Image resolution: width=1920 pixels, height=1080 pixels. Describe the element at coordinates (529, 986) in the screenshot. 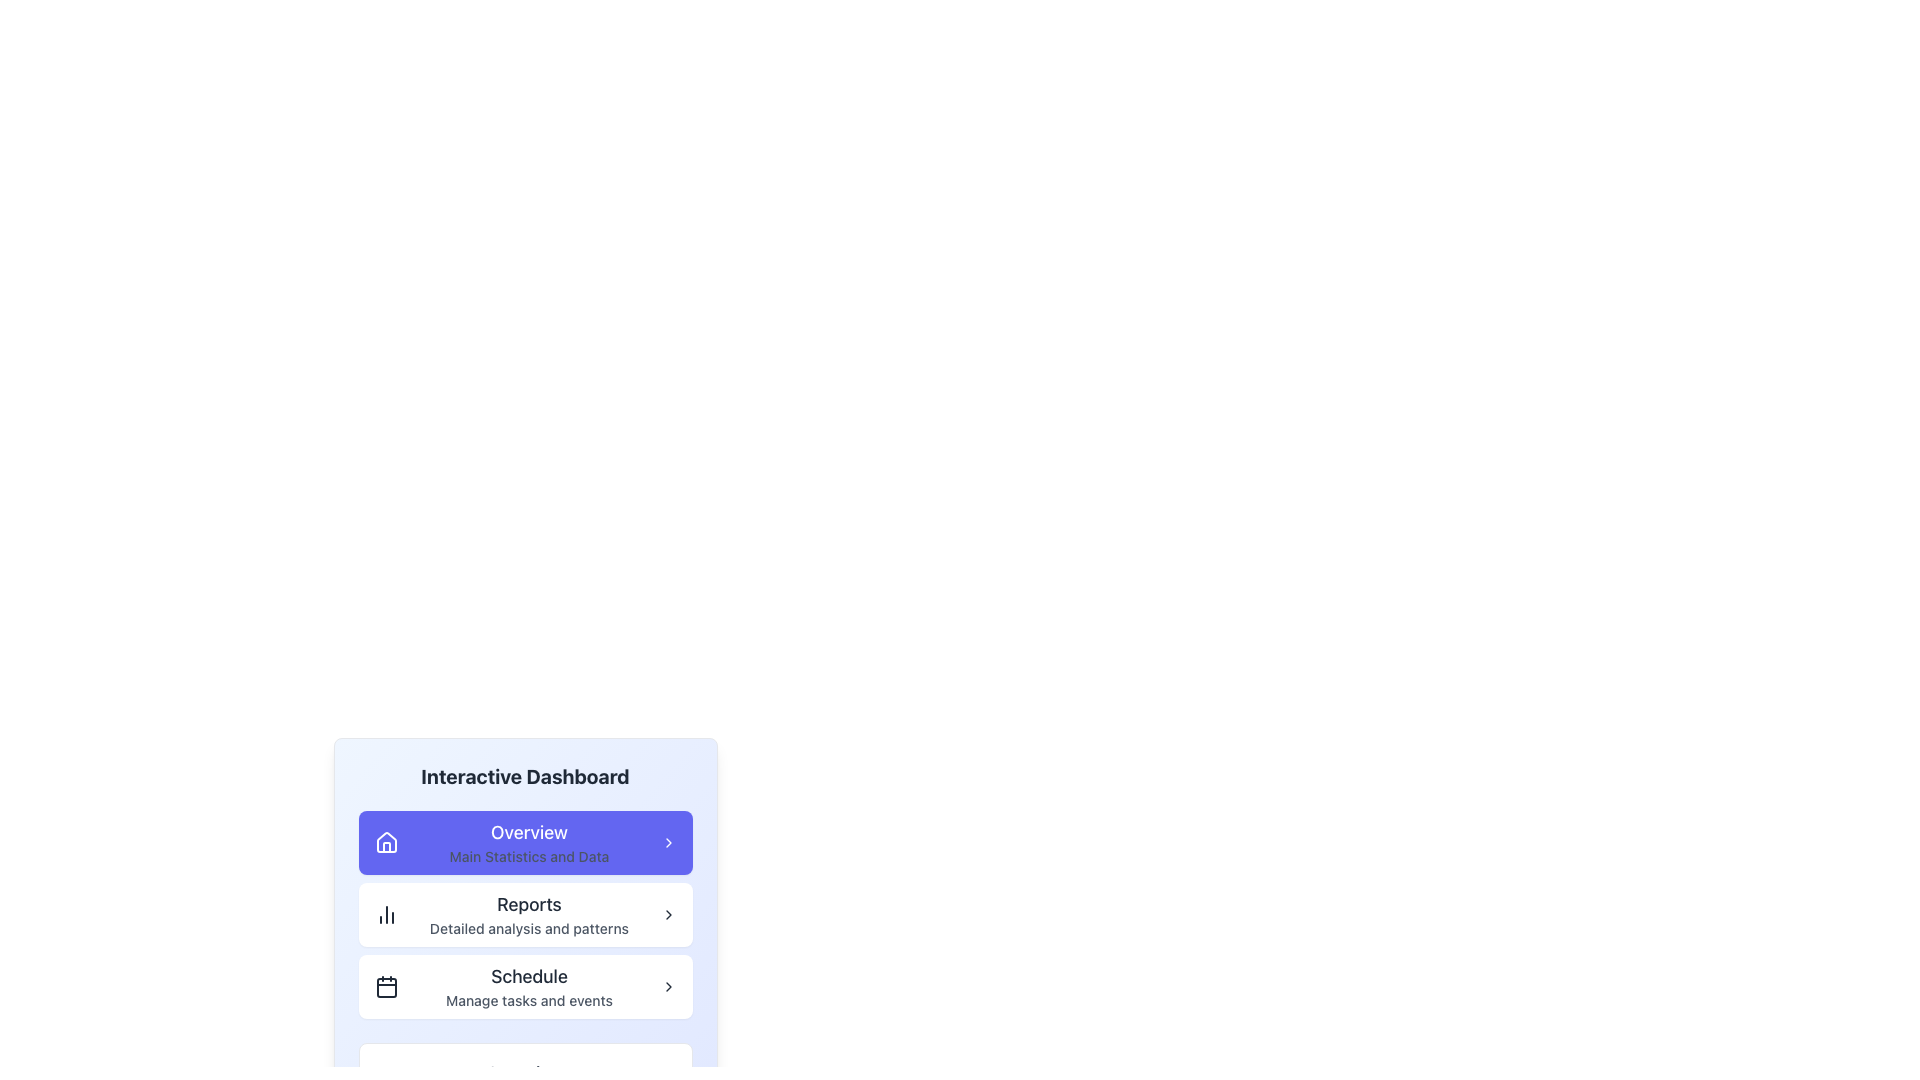

I see `the 'Schedule' menu item which allows users to manage tasks and events, located below 'Interactive Dashboard' as the third item in the navigation list` at that location.